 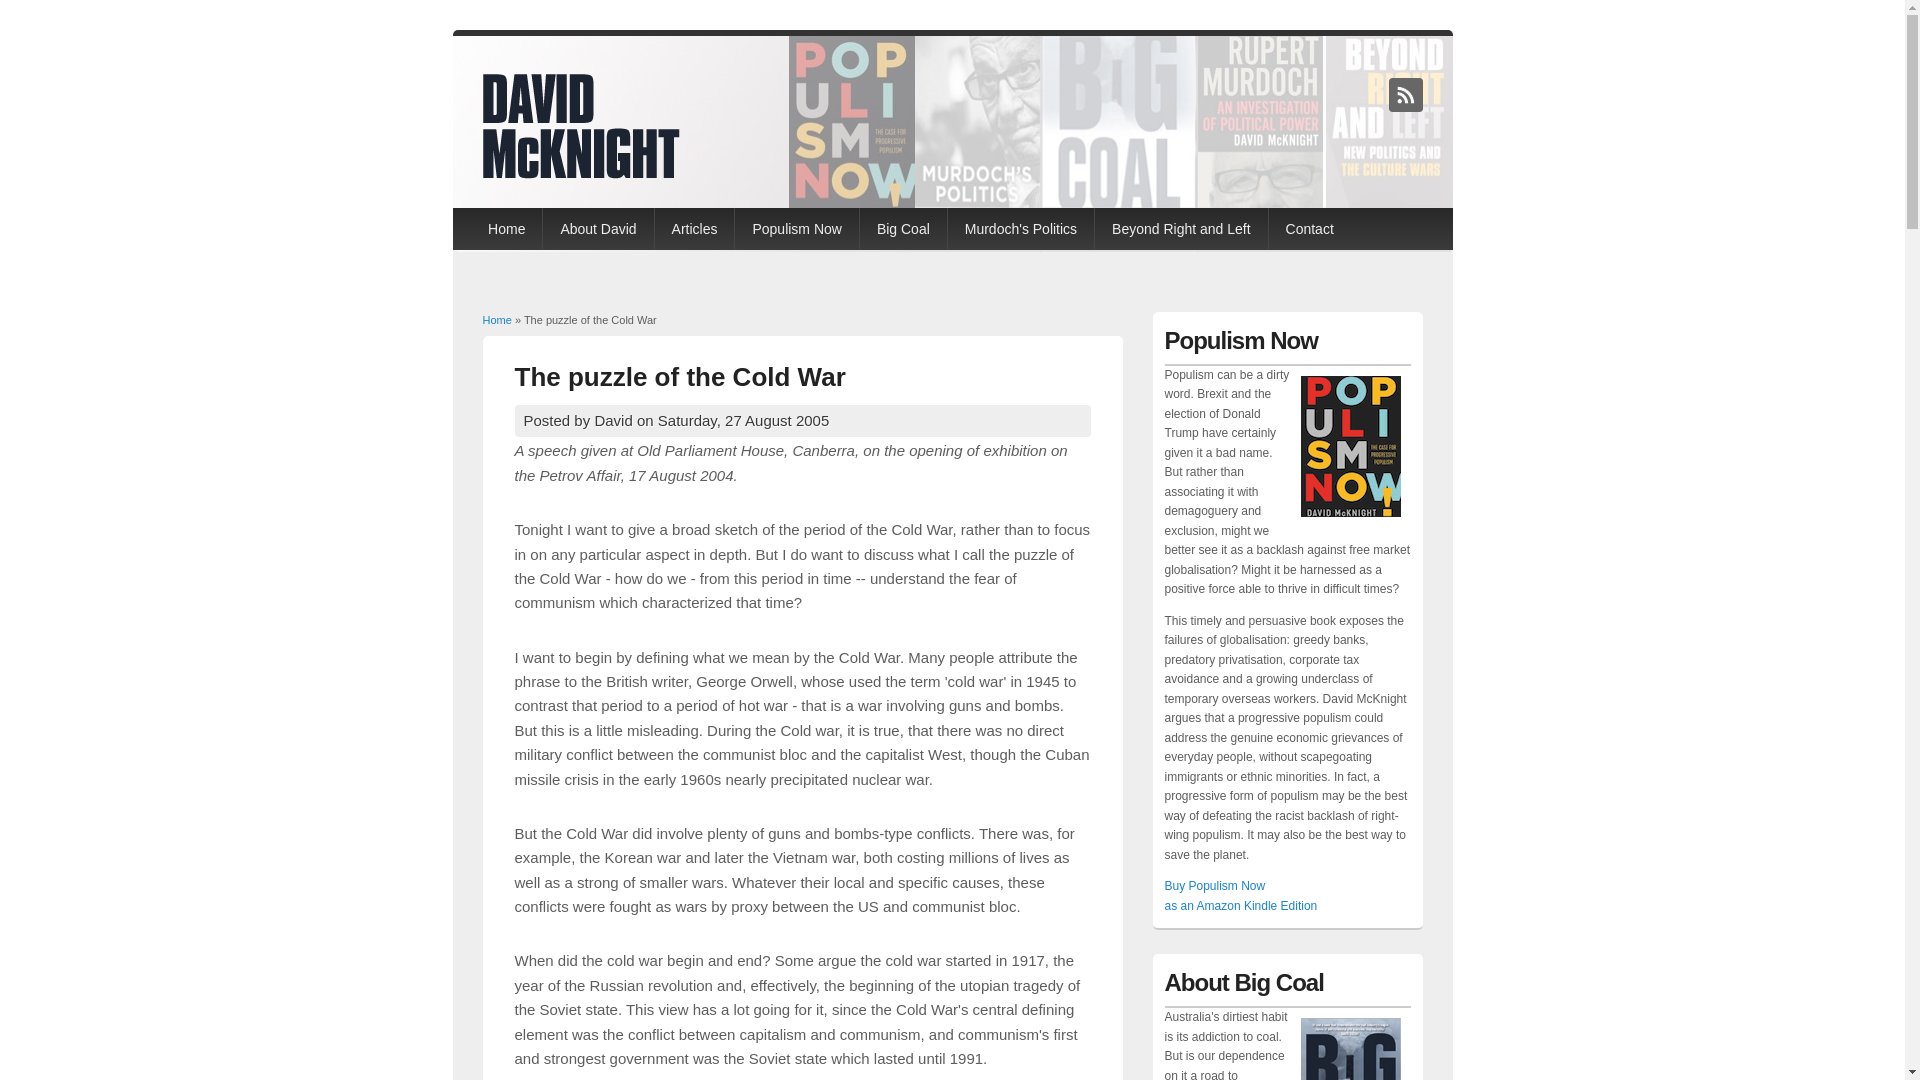 I want to click on 'Populism Now', so click(x=733, y=227).